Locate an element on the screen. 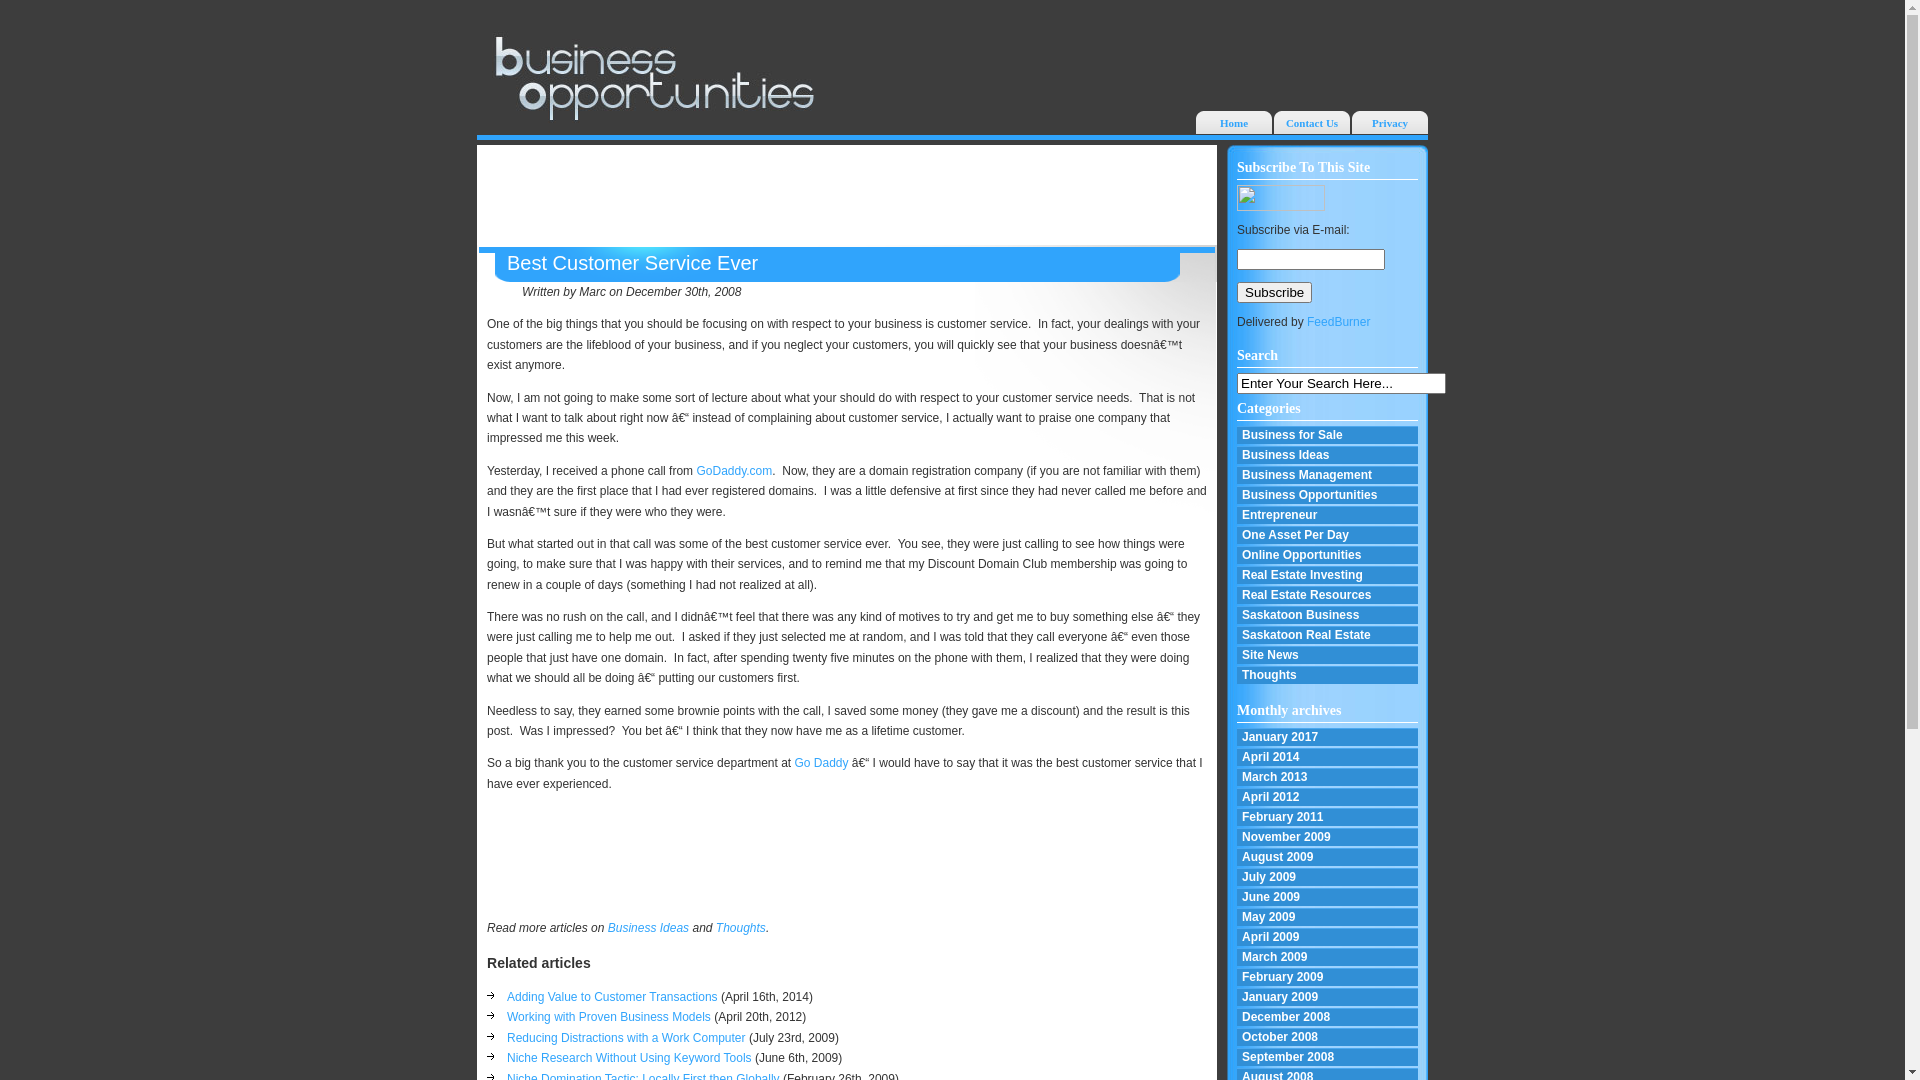 Image resolution: width=1920 pixels, height=1080 pixels. 'Business Ideas' is located at coordinates (648, 928).